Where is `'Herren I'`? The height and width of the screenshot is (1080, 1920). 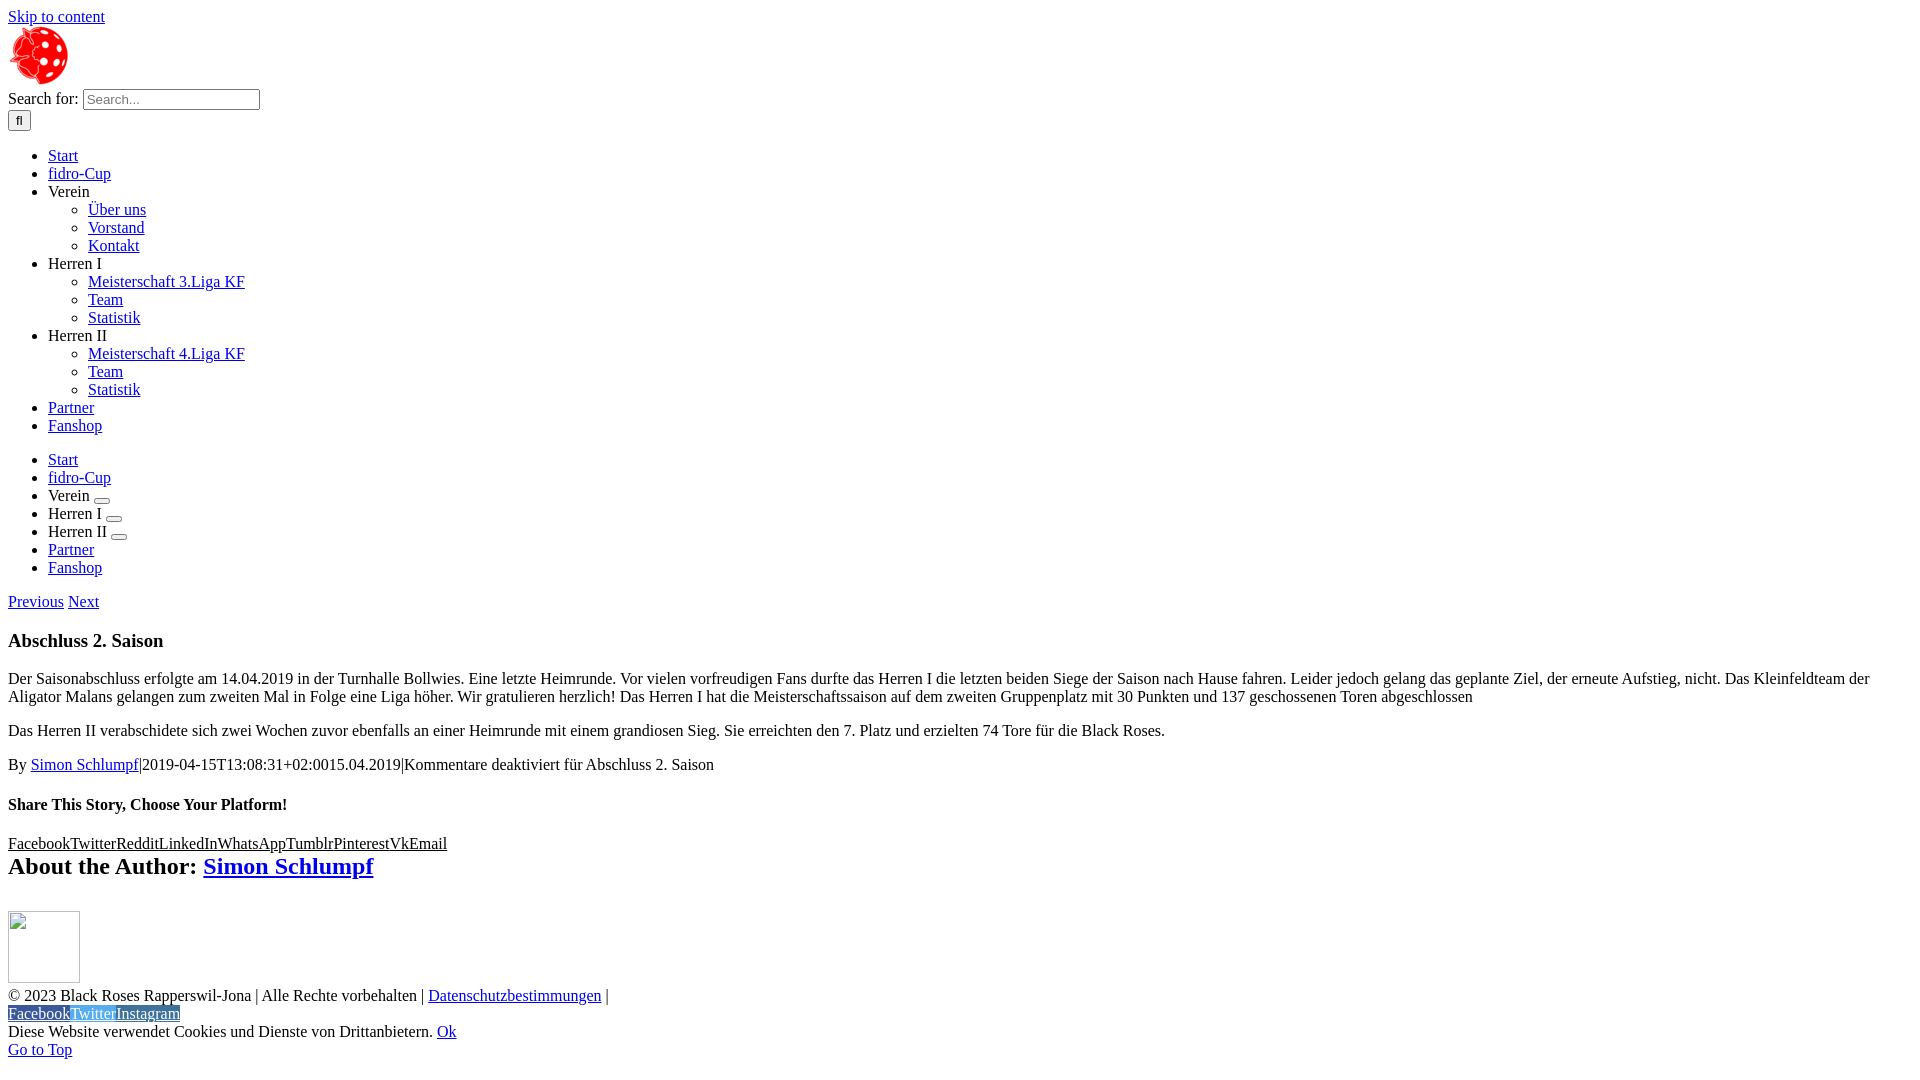 'Herren I' is located at coordinates (76, 512).